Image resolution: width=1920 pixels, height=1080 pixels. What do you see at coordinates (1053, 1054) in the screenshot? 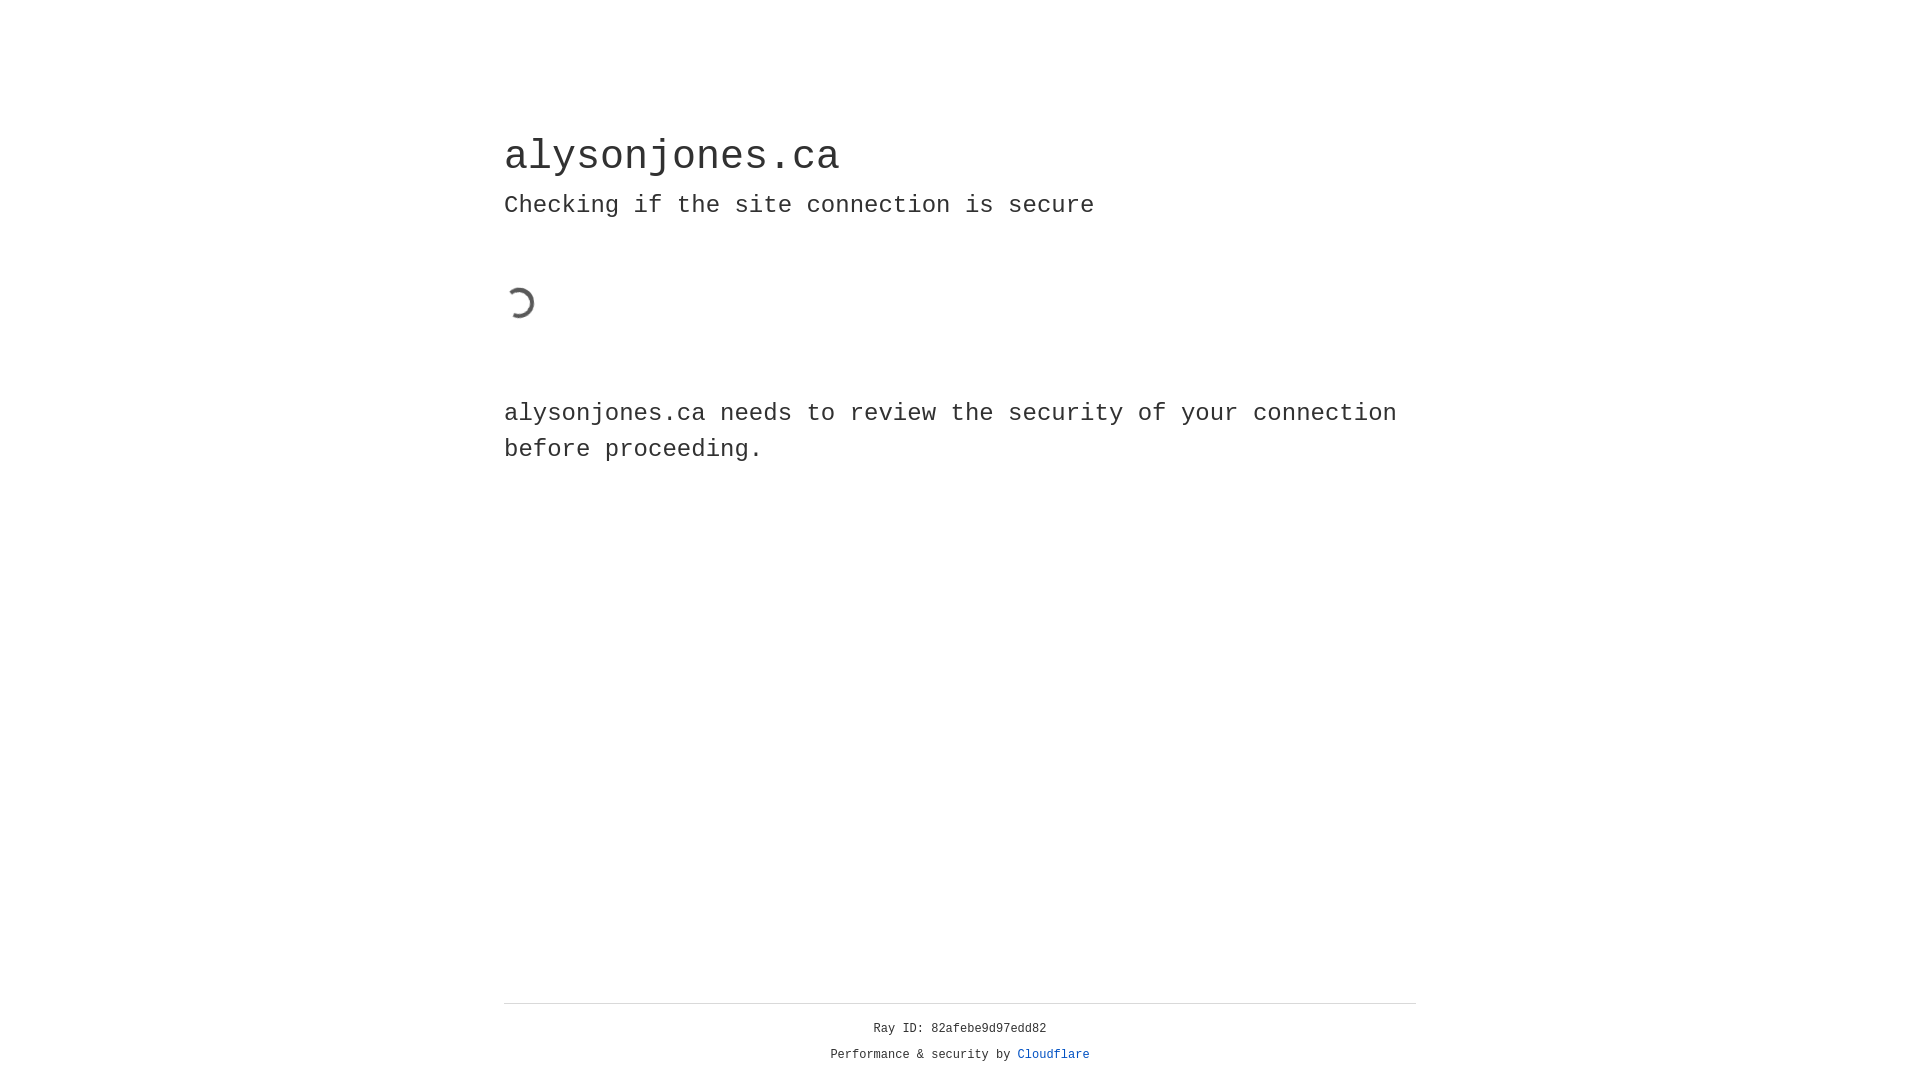
I see `'Cloudflare'` at bounding box center [1053, 1054].